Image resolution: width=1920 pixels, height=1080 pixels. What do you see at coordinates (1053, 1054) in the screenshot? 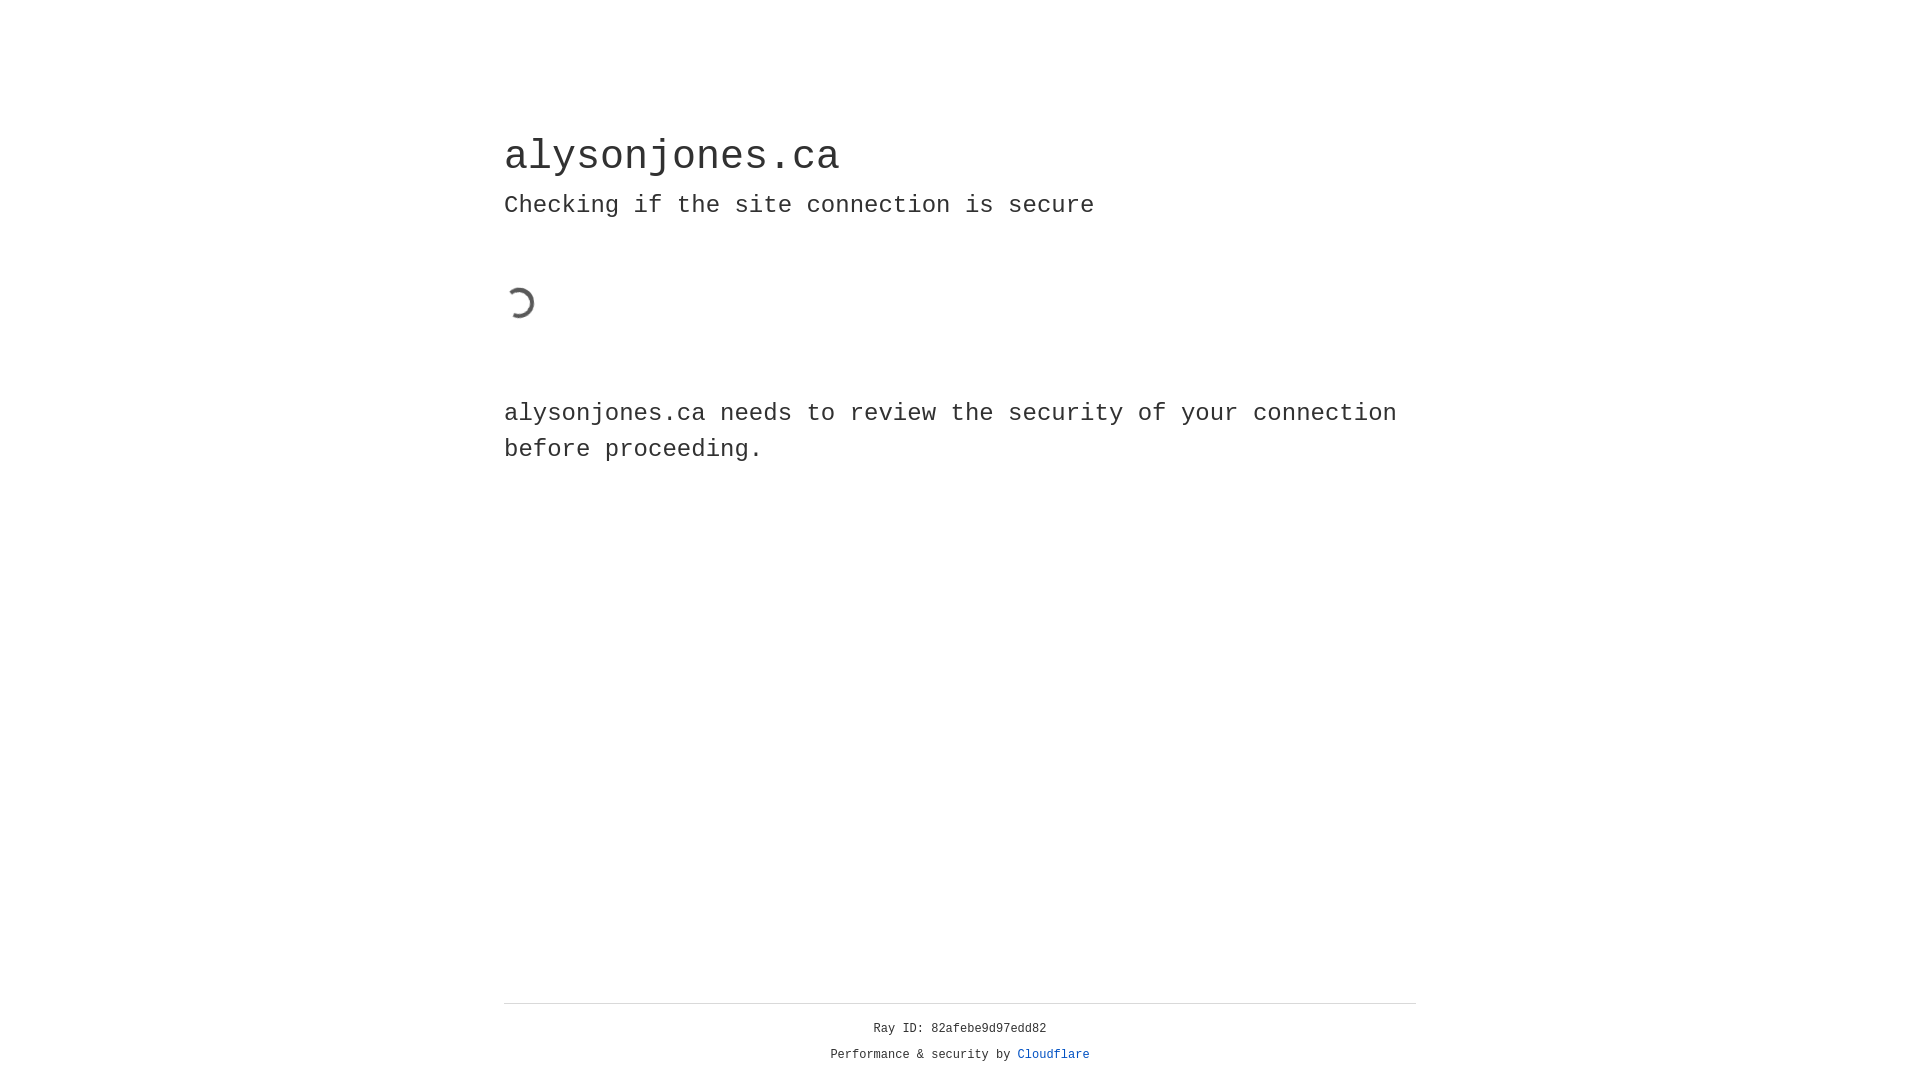
I see `'Cloudflare'` at bounding box center [1053, 1054].